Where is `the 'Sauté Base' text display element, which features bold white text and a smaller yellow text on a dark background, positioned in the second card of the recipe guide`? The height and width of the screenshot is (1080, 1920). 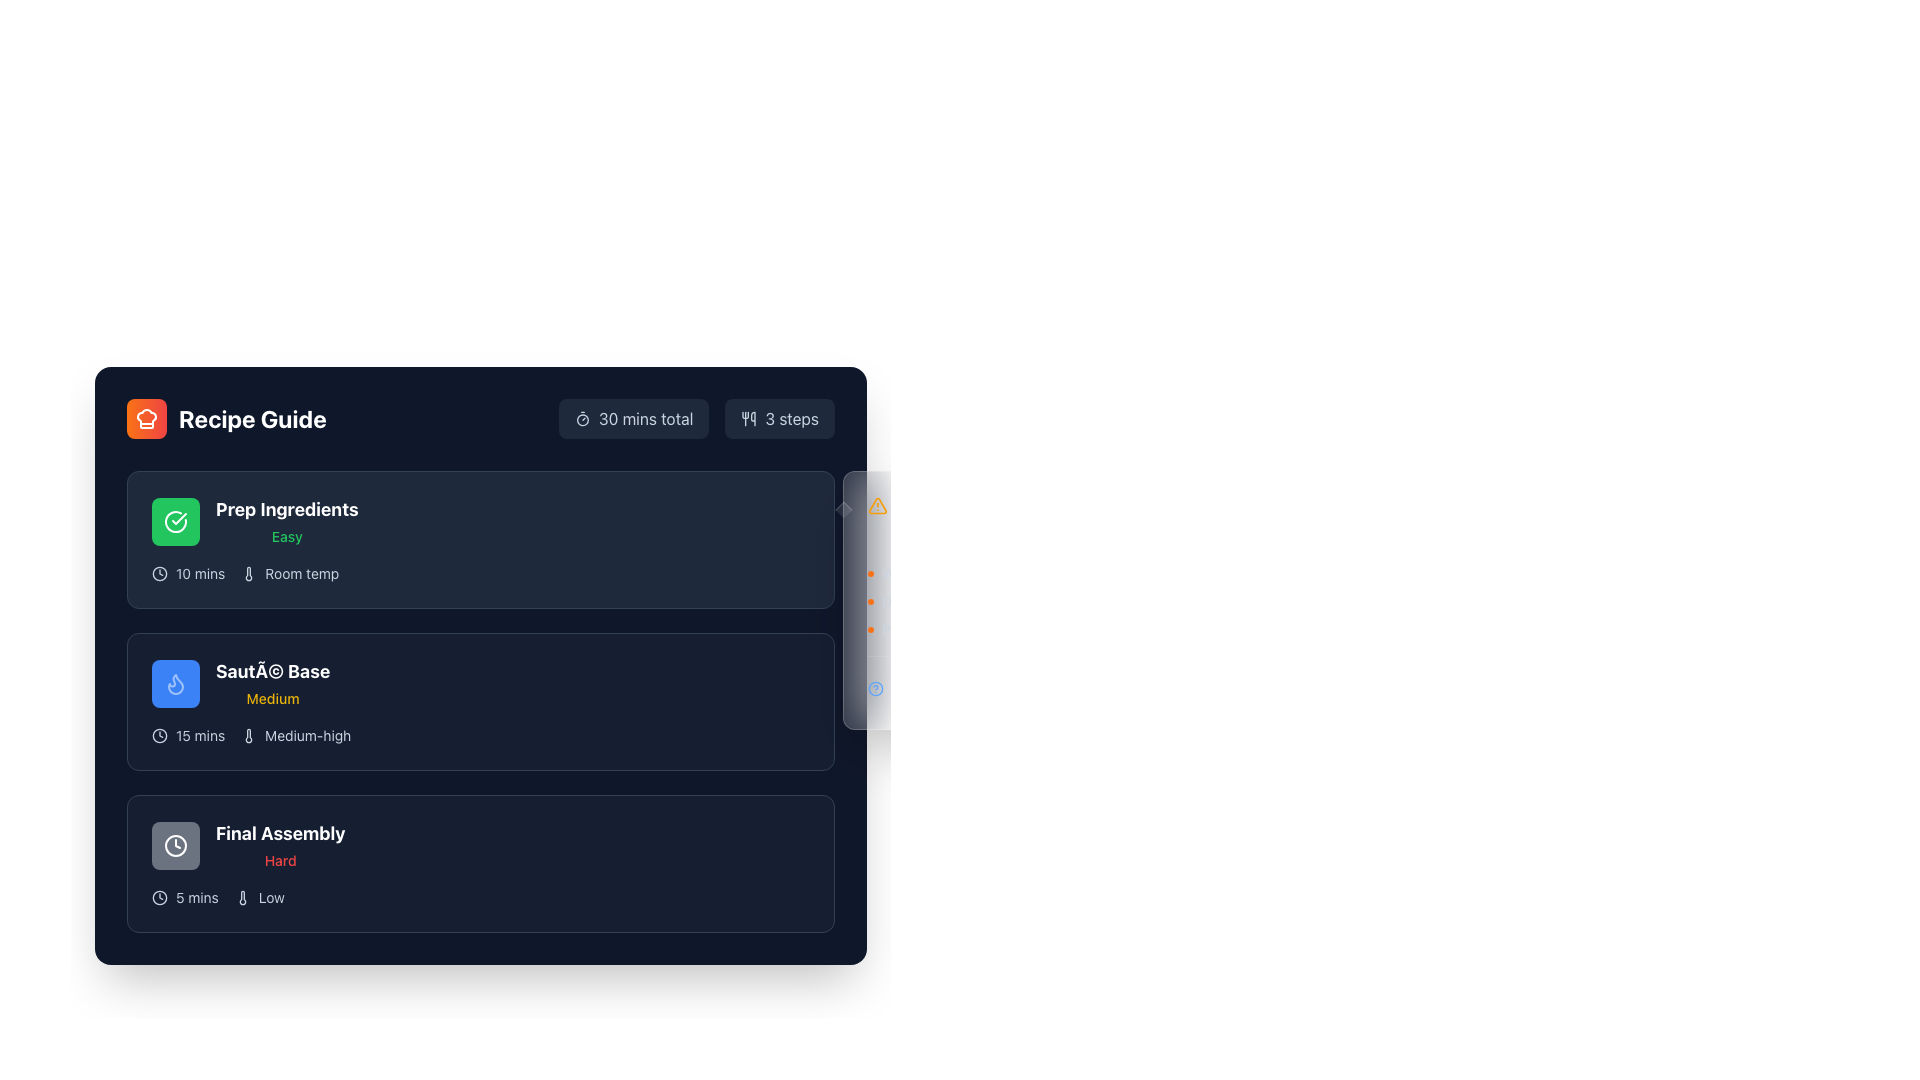 the 'Sauté Base' text display element, which features bold white text and a smaller yellow text on a dark background, positioned in the second card of the recipe guide is located at coordinates (272, 682).